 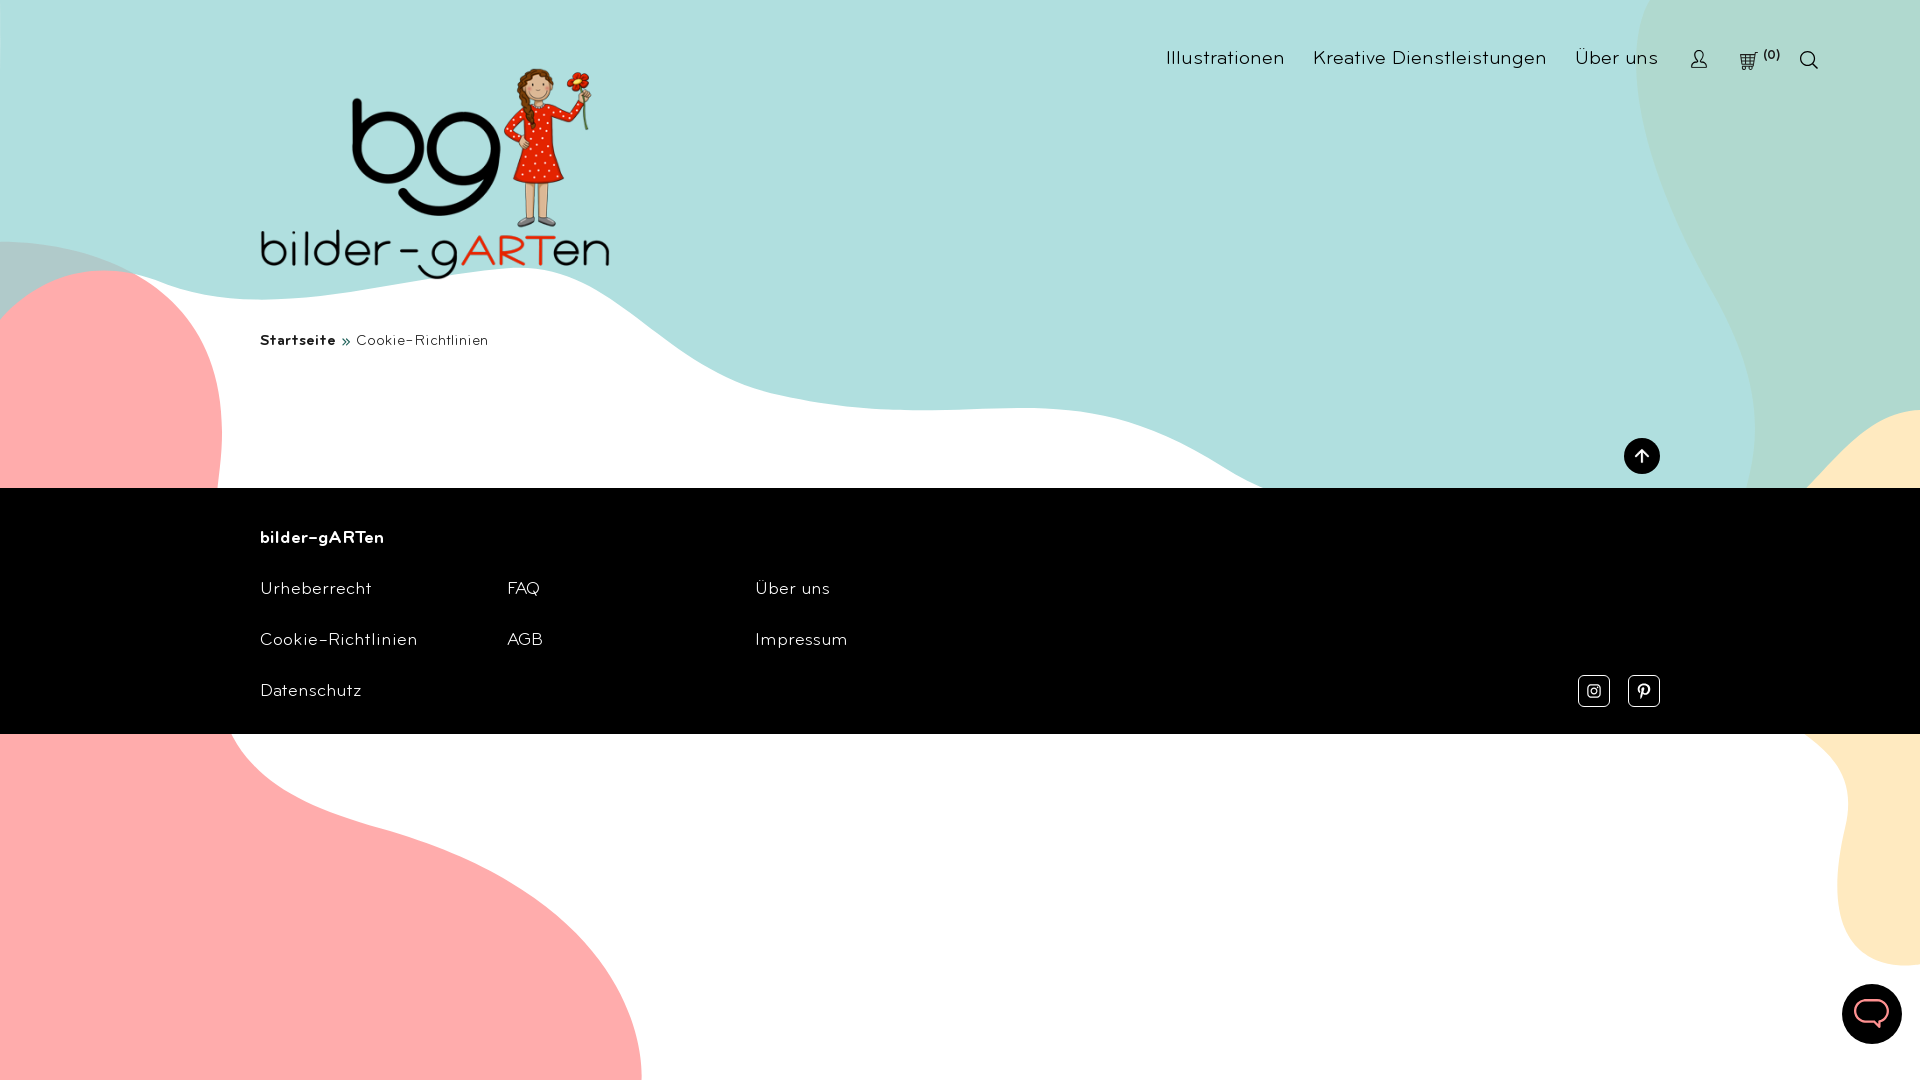 I want to click on 'Schreib uns', so click(x=1871, y=1014).